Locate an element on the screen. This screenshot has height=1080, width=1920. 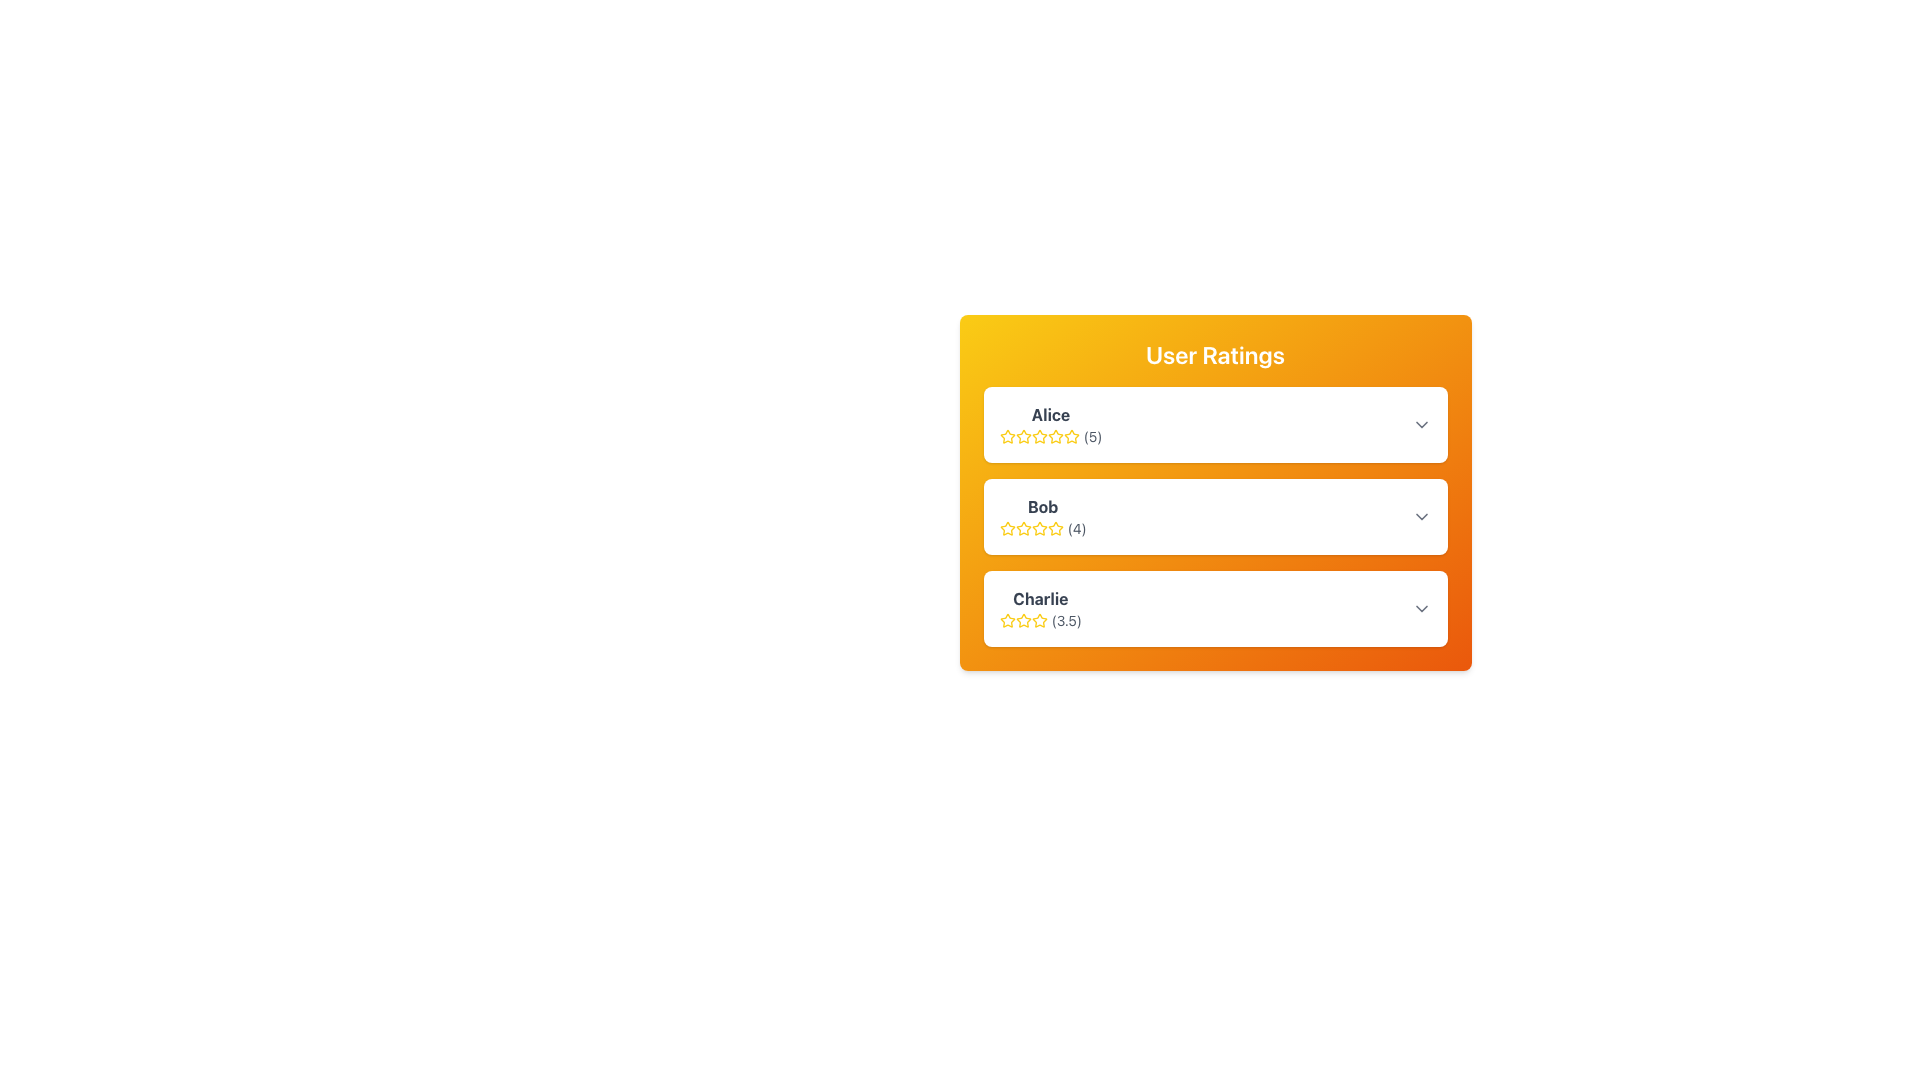
the second star in the Star rating icon within the 'Bob' section of the 'User Ratings' card to adjust the rating is located at coordinates (1007, 527).